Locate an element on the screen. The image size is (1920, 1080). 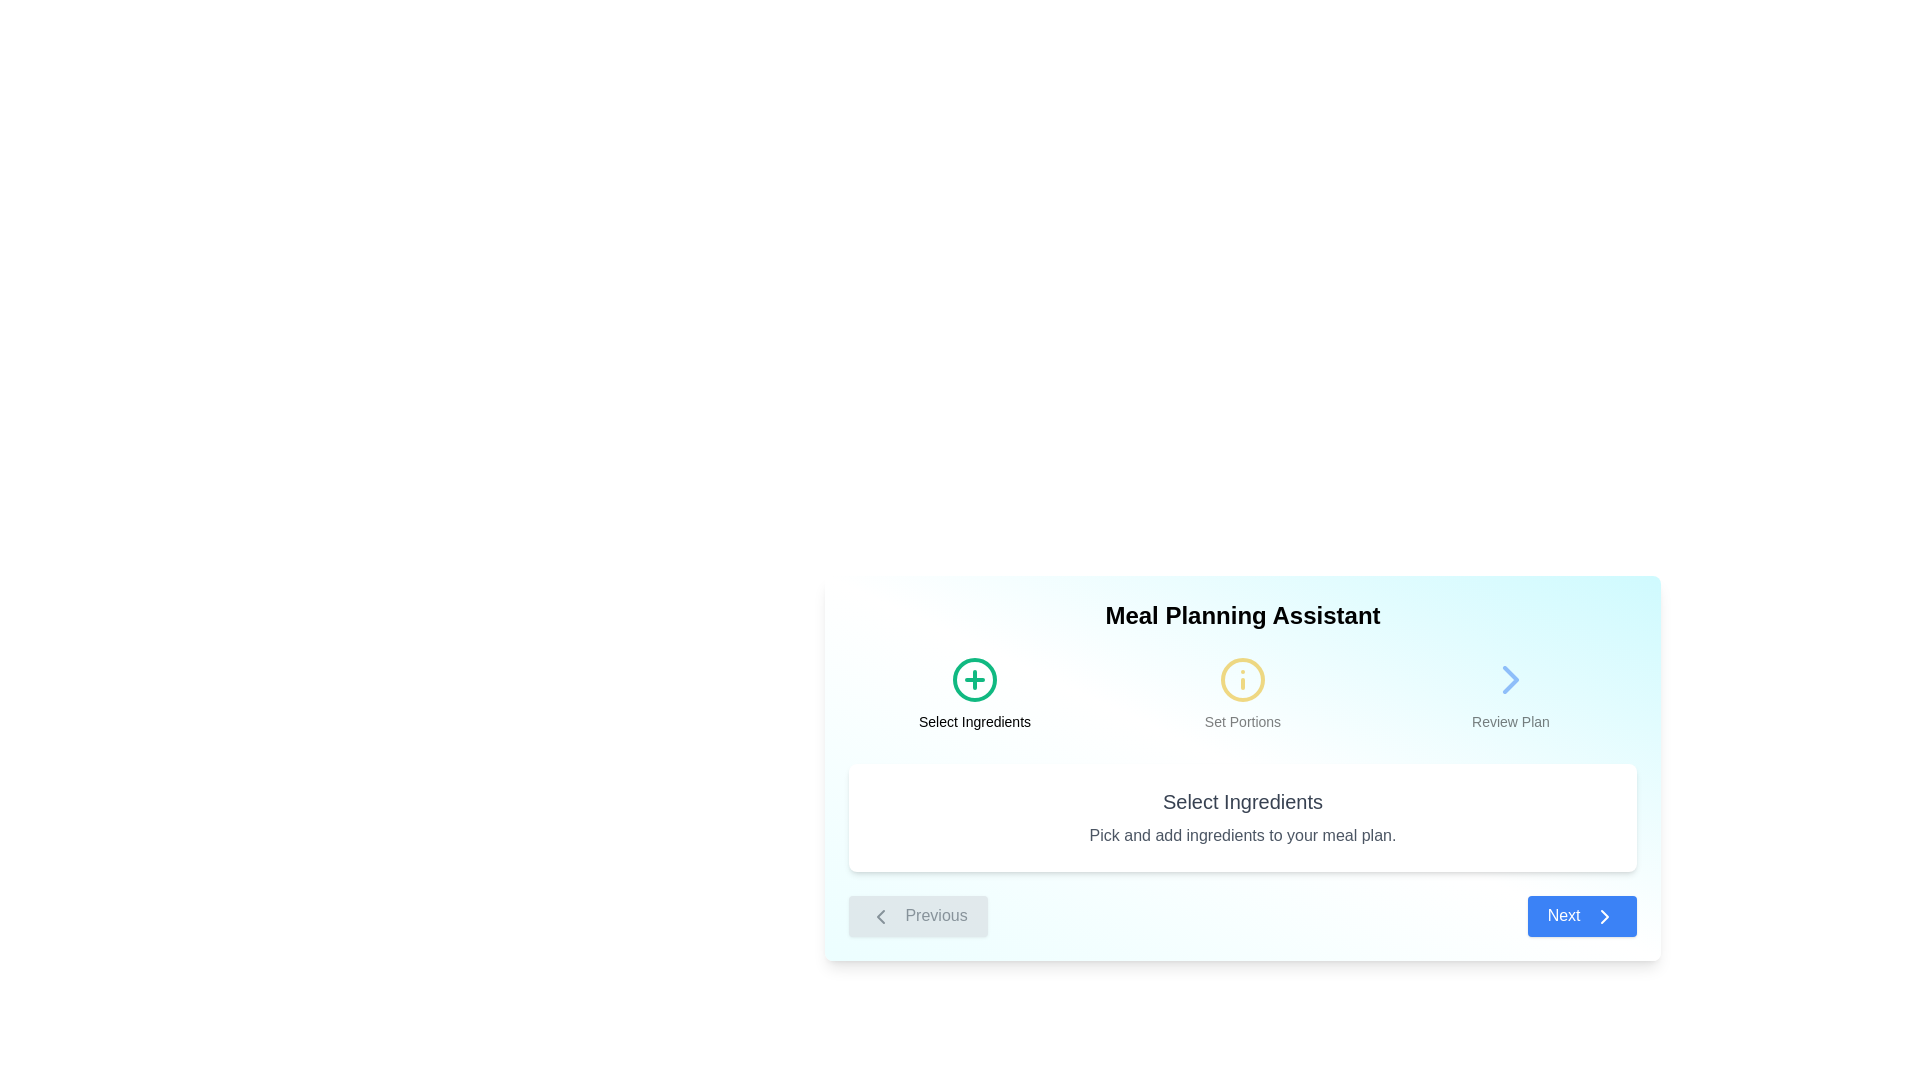
the circular icon with an information symbol and the text label 'Set Portions' is located at coordinates (1242, 693).